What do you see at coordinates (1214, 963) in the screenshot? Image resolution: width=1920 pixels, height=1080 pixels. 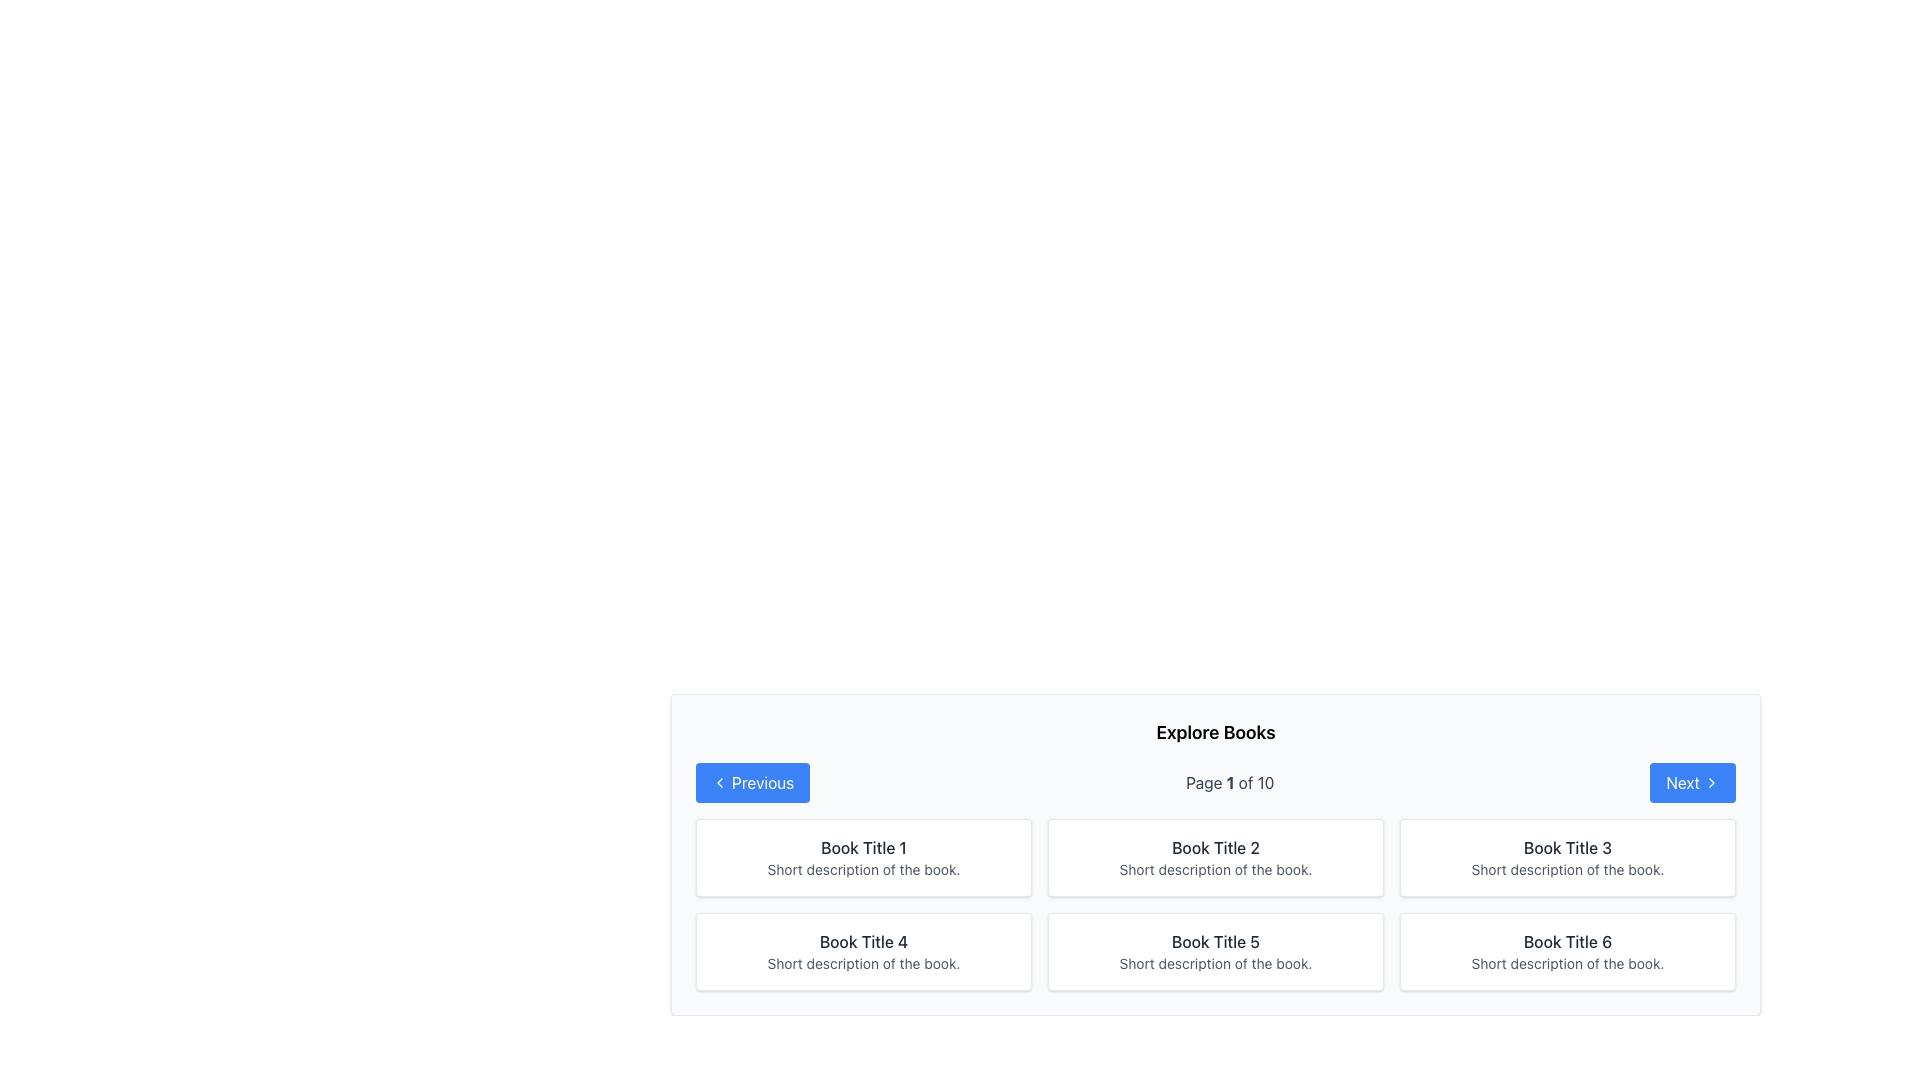 I see `supplementary description text located below the title 'Book Title 5' in the card` at bounding box center [1214, 963].